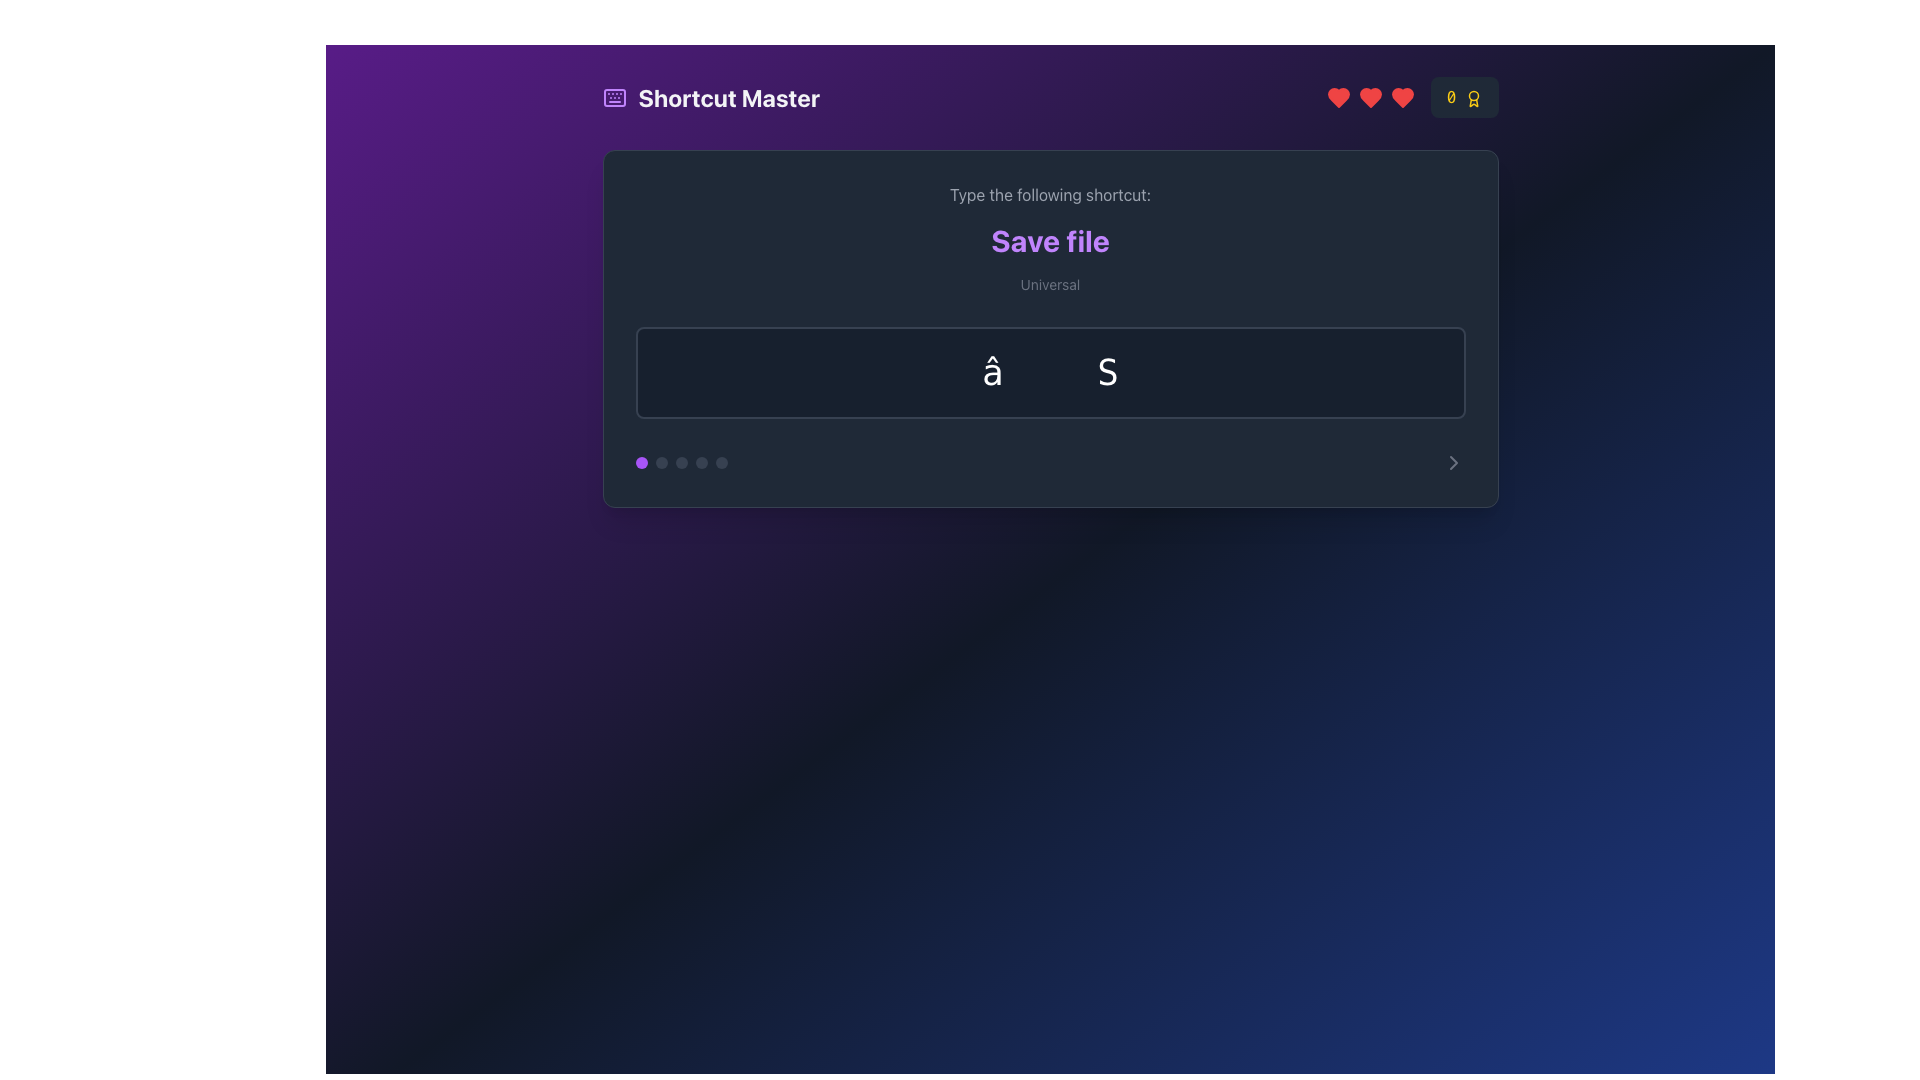  I want to click on the third red heart icon in the top-right corner of the interface, which represents a 'like' or 'favorite' feature, so click(1369, 97).